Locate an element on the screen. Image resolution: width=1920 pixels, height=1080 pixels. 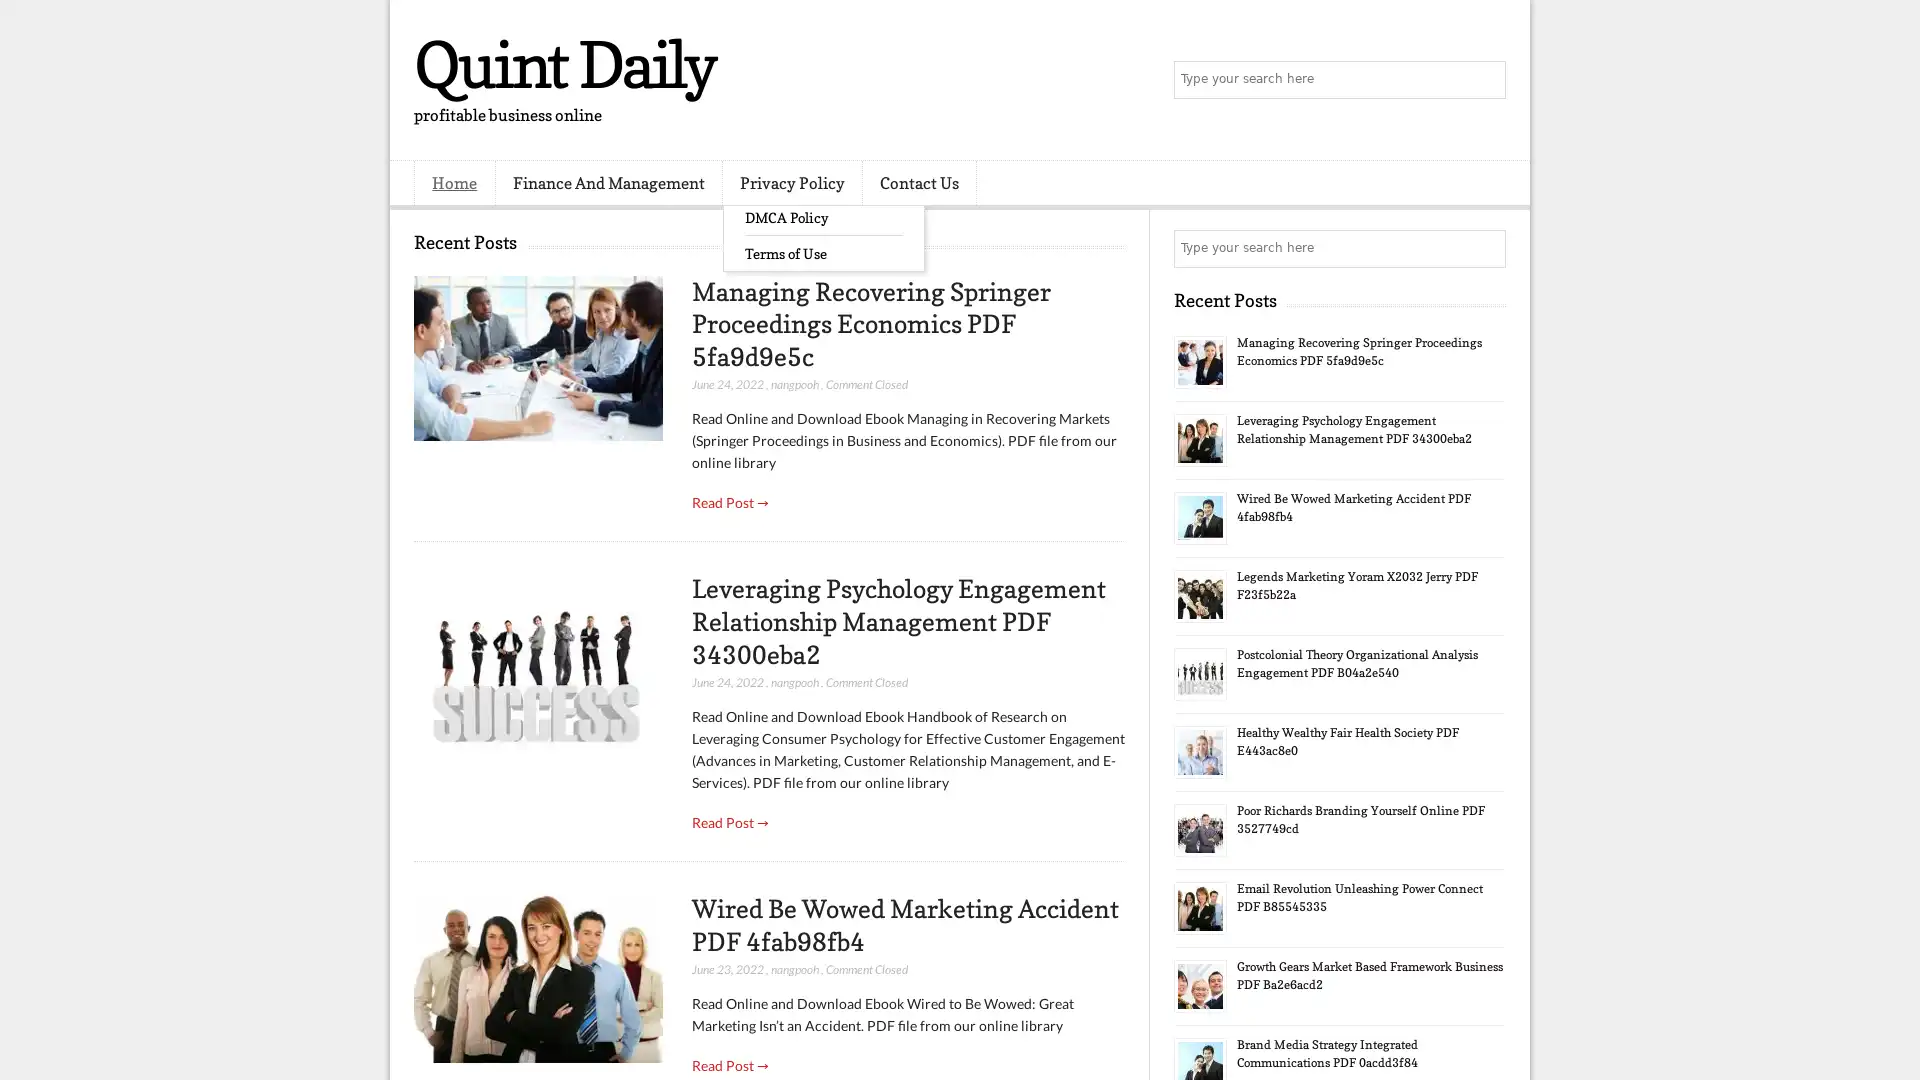
Search is located at coordinates (1485, 248).